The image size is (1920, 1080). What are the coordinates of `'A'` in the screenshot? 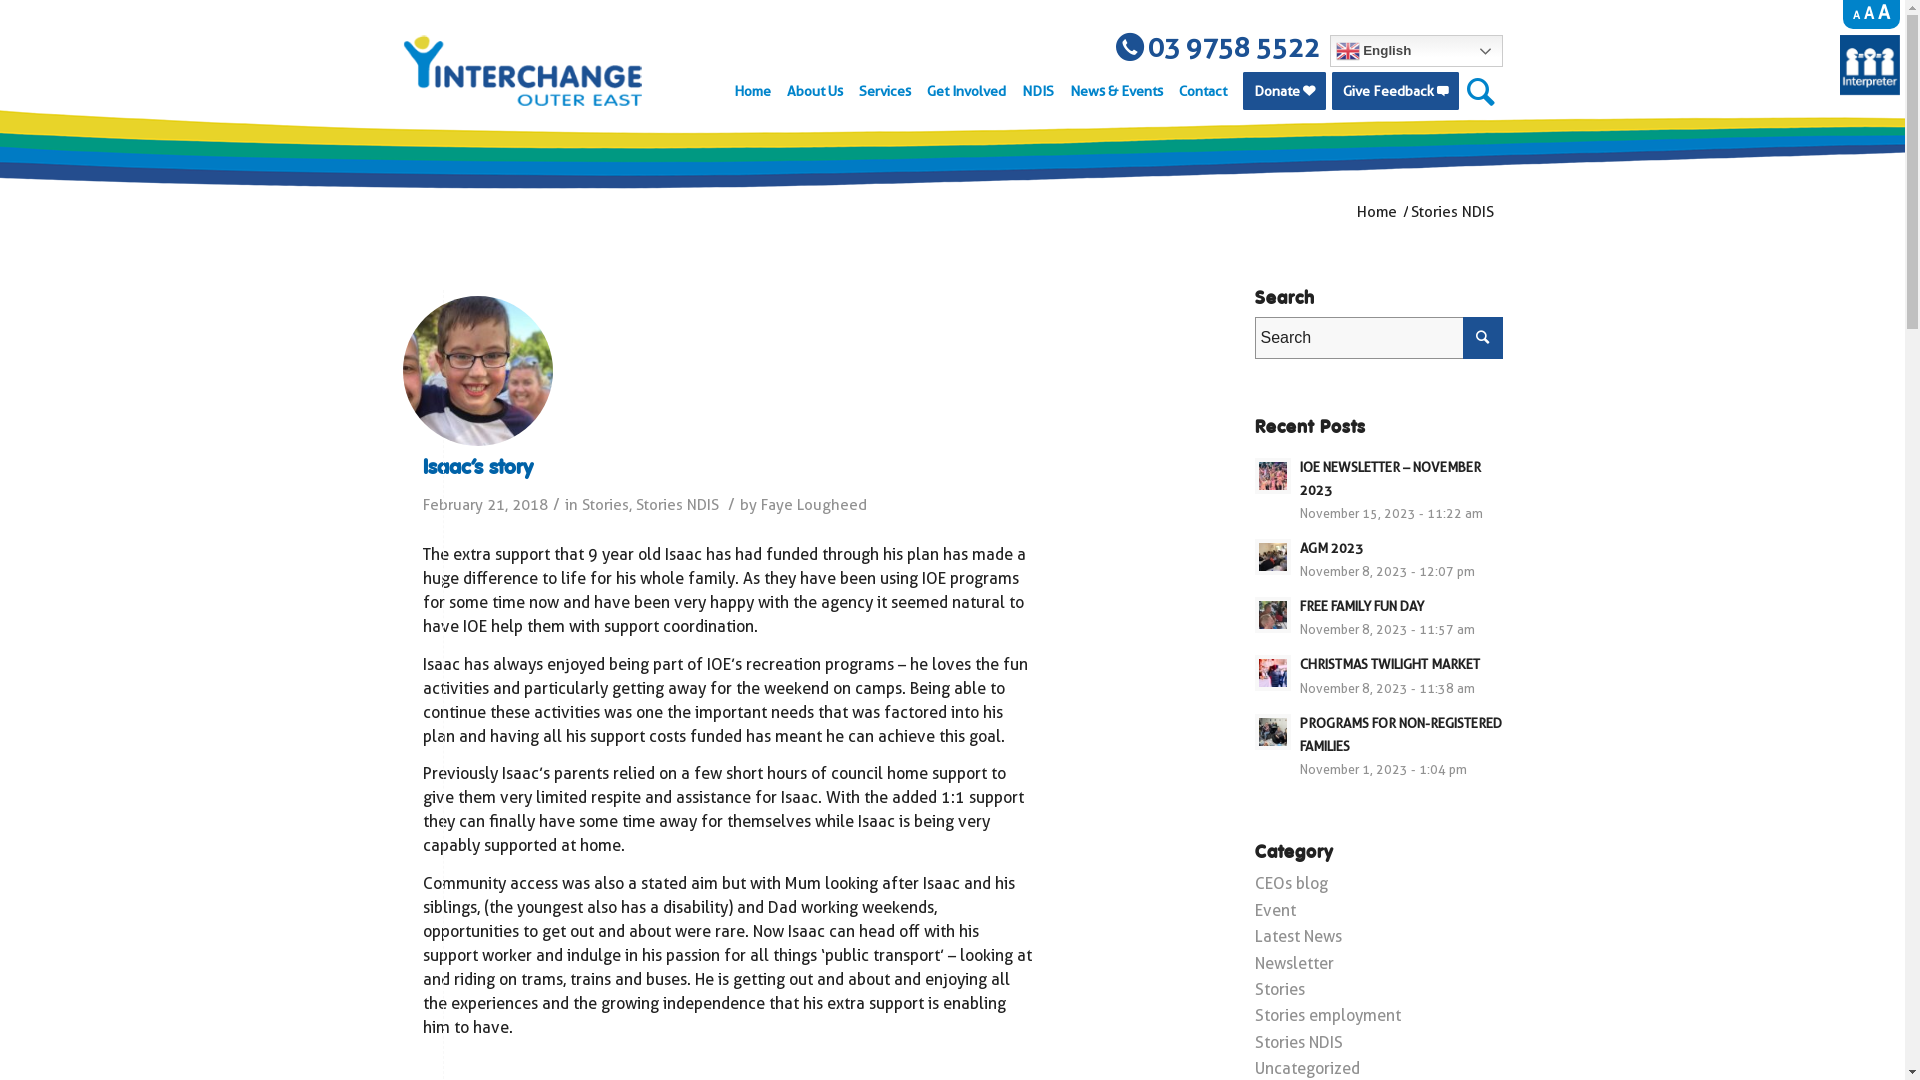 It's located at (1882, 12).